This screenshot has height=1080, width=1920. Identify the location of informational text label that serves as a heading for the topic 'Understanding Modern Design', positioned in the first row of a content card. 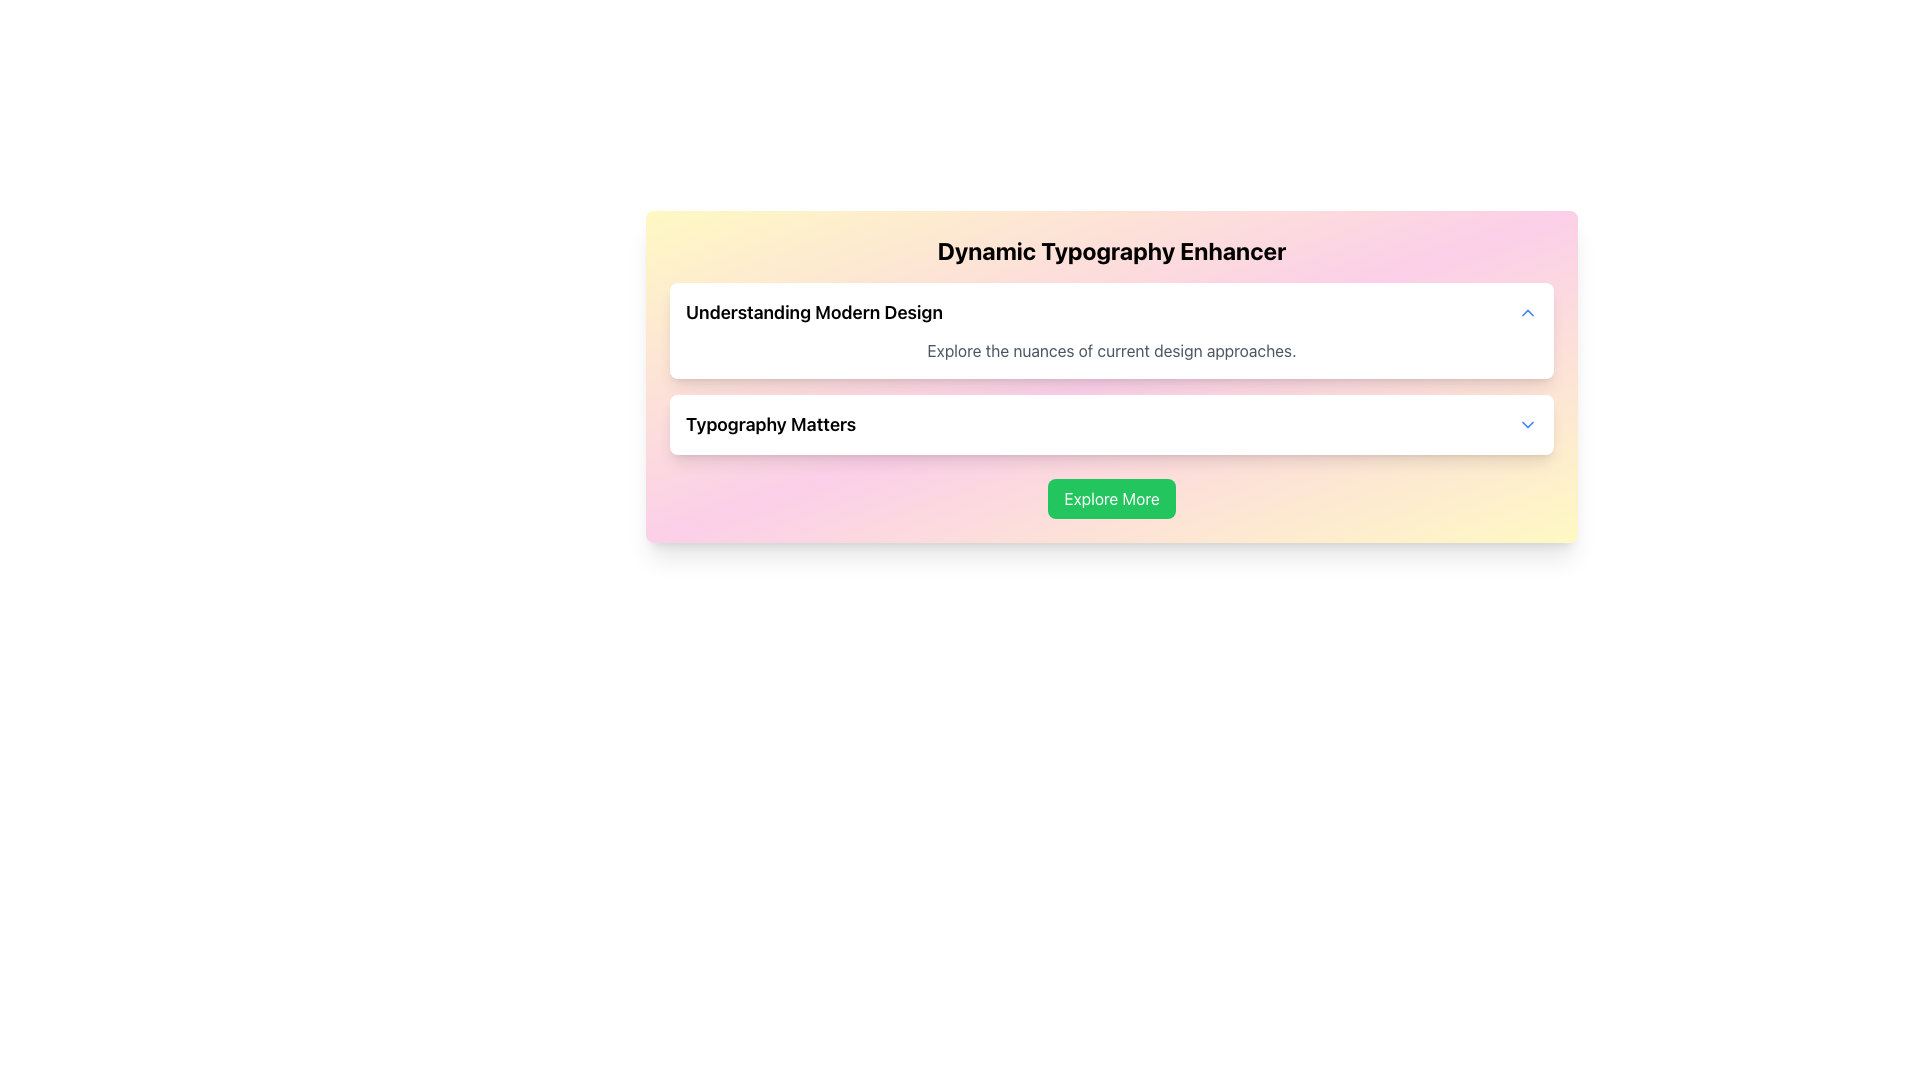
(814, 312).